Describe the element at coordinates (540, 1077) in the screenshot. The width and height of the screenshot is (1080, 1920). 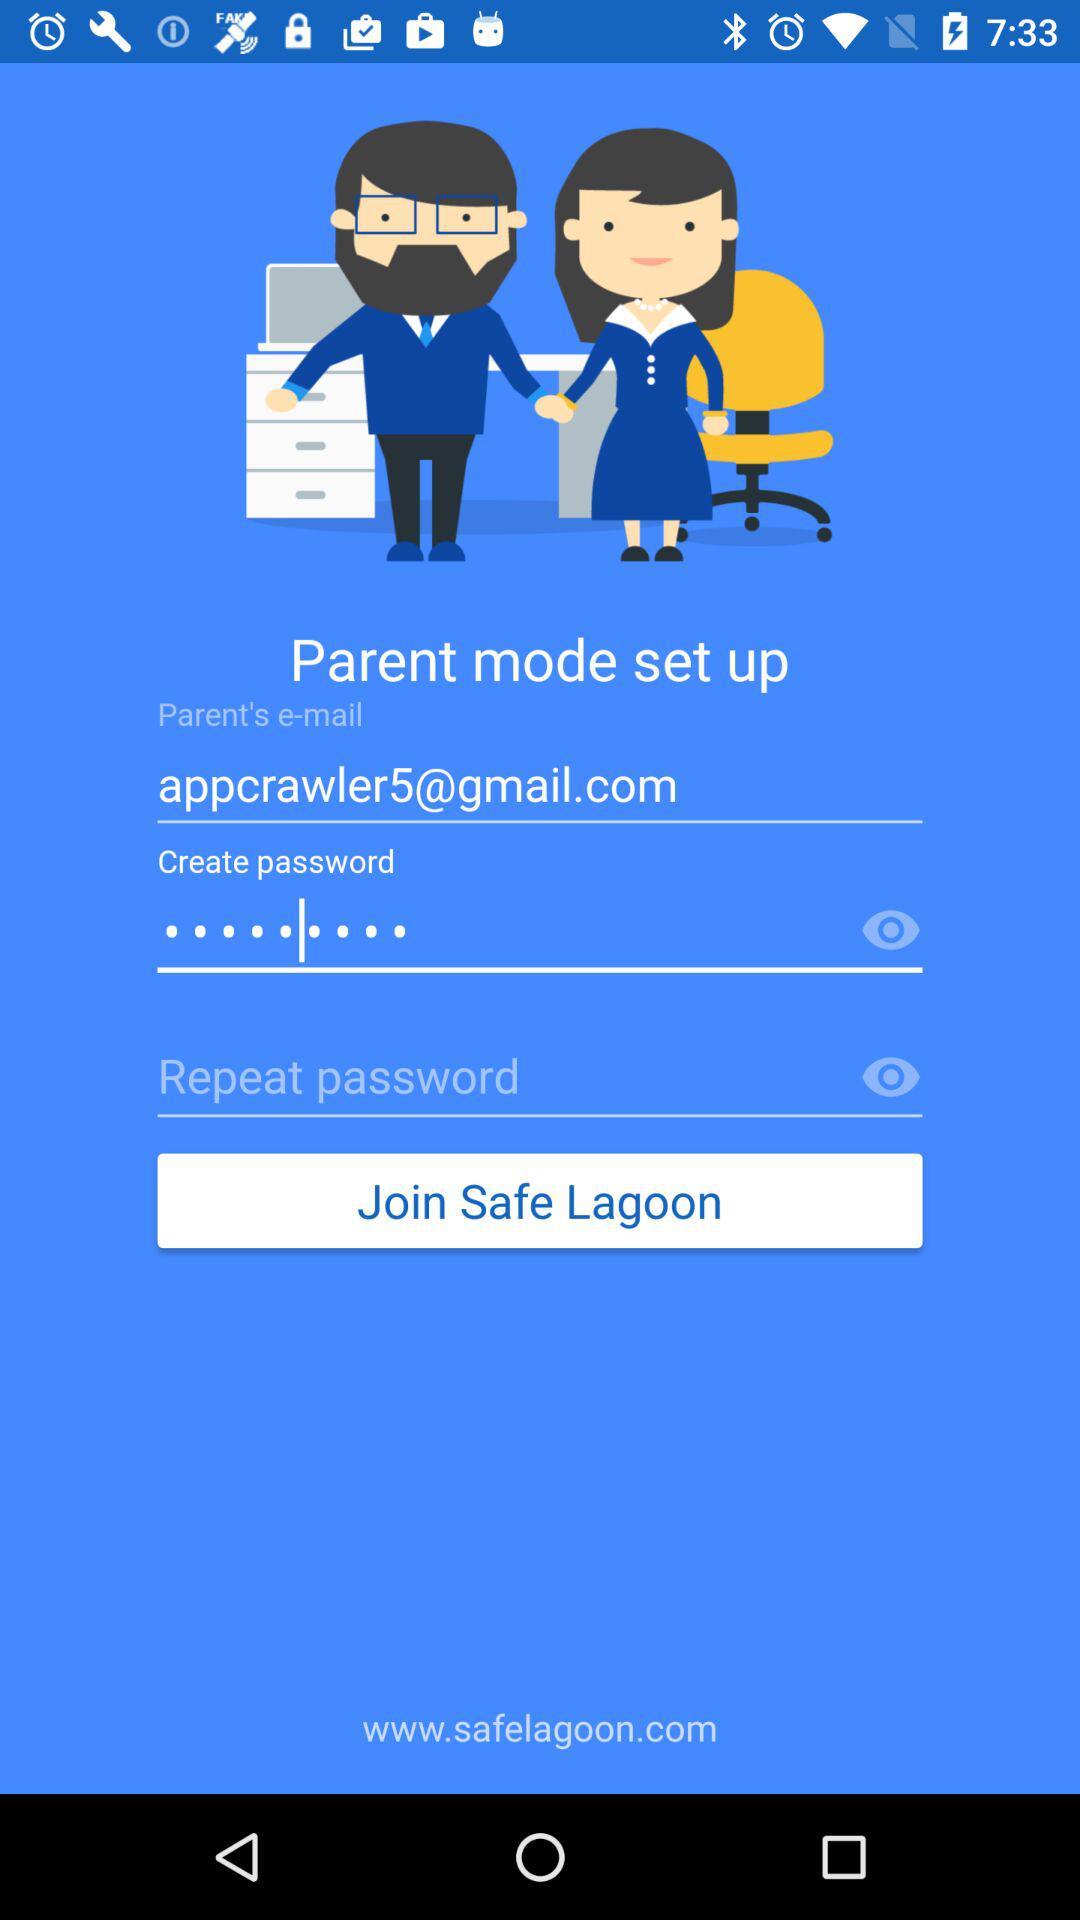
I see `repeat password box` at that location.